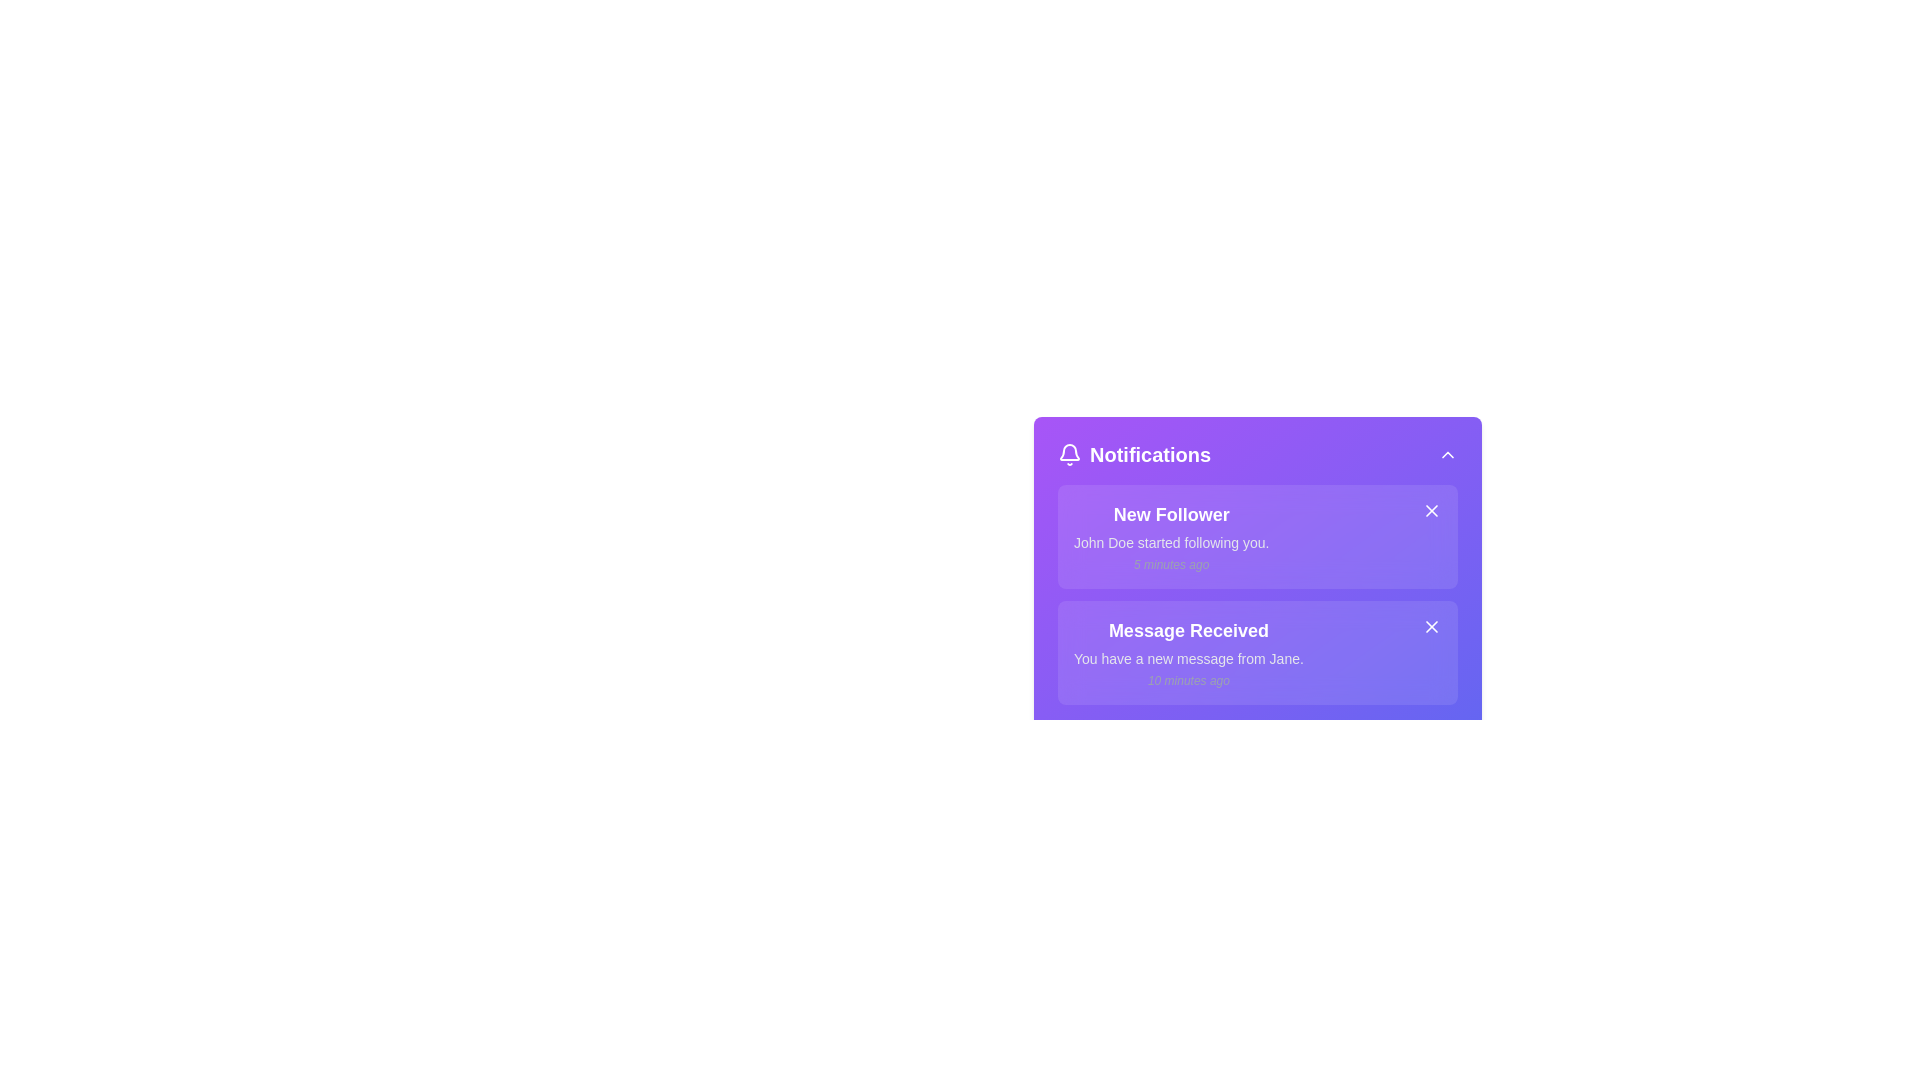  What do you see at coordinates (1188, 659) in the screenshot?
I see `static text message 'You have a new message from Jane.' displayed in gray color within the notification card titled 'Message Received'` at bounding box center [1188, 659].